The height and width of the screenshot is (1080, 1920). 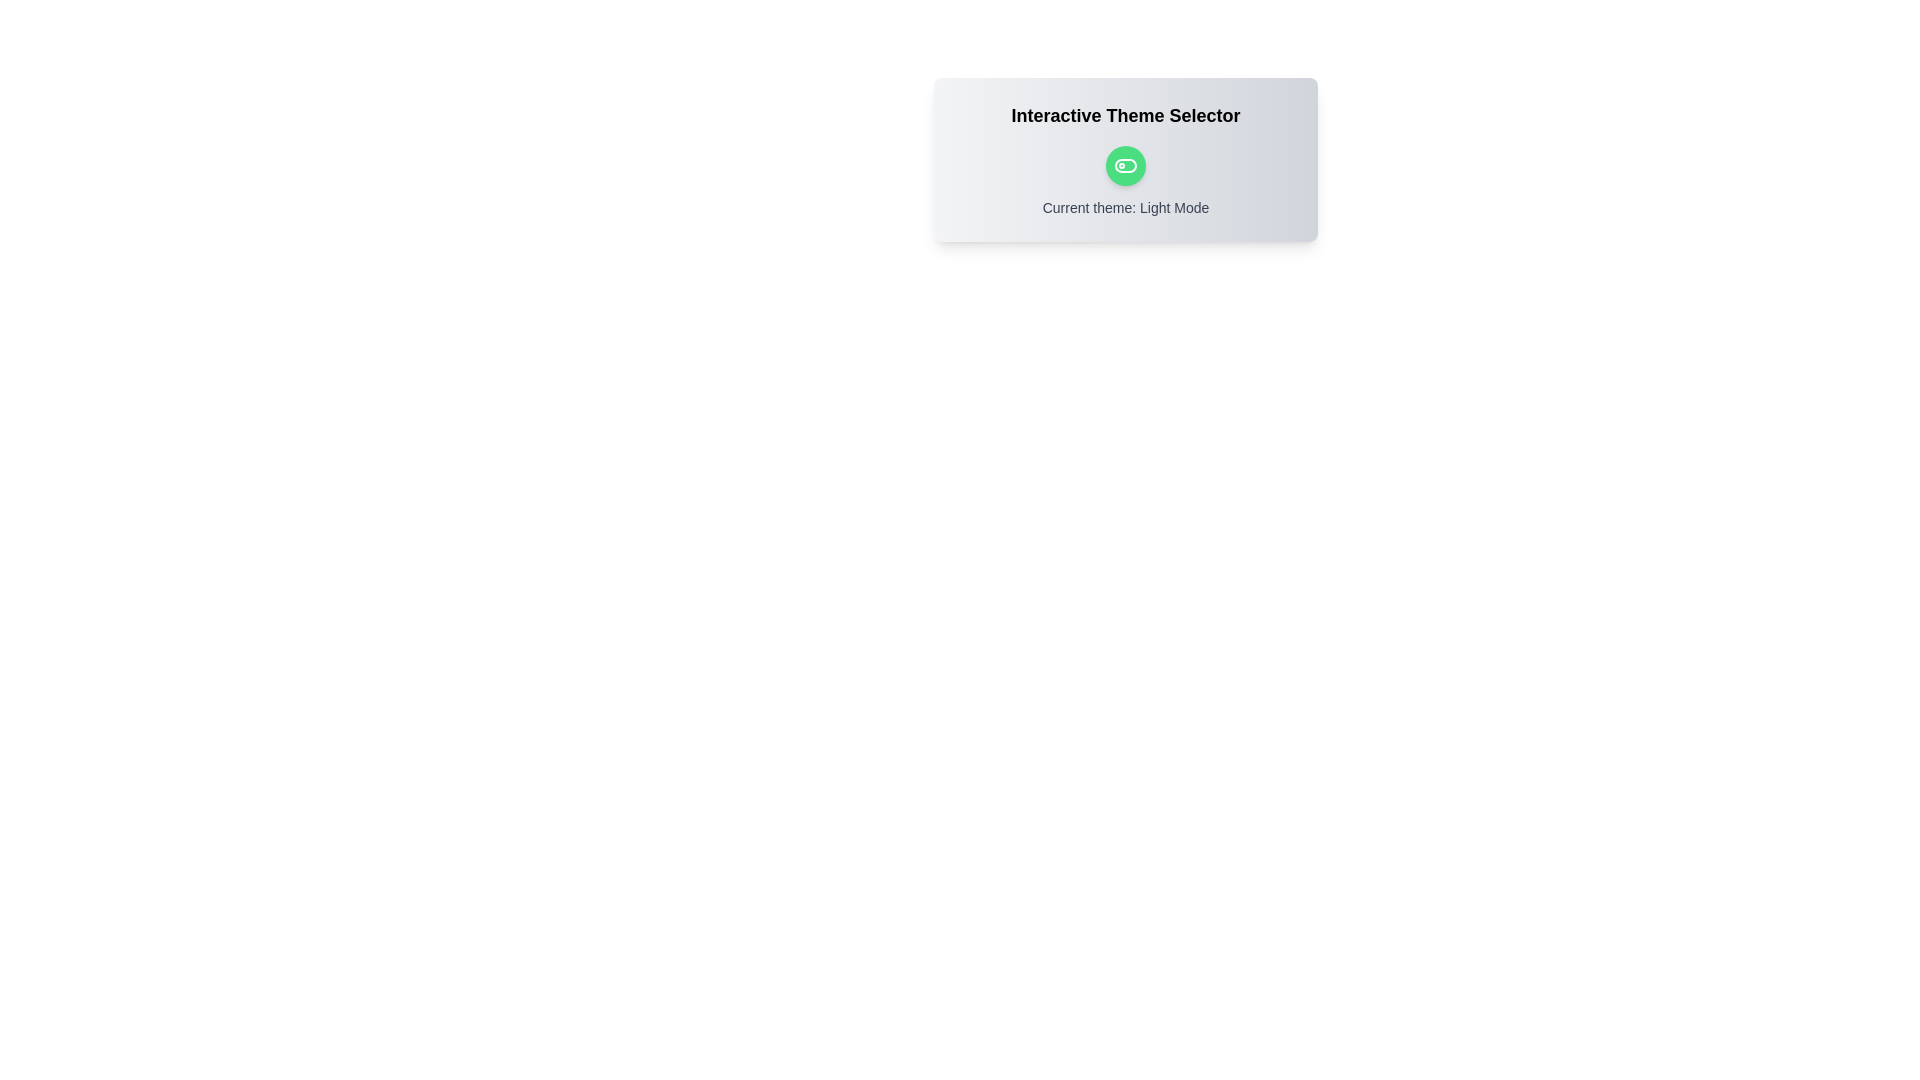 I want to click on the toggle switch that is centrally located in a green circular background, positioned below the title 'Interactive Theme Selector' and above the subtitle 'Current theme: Light Mode', so click(x=1126, y=164).